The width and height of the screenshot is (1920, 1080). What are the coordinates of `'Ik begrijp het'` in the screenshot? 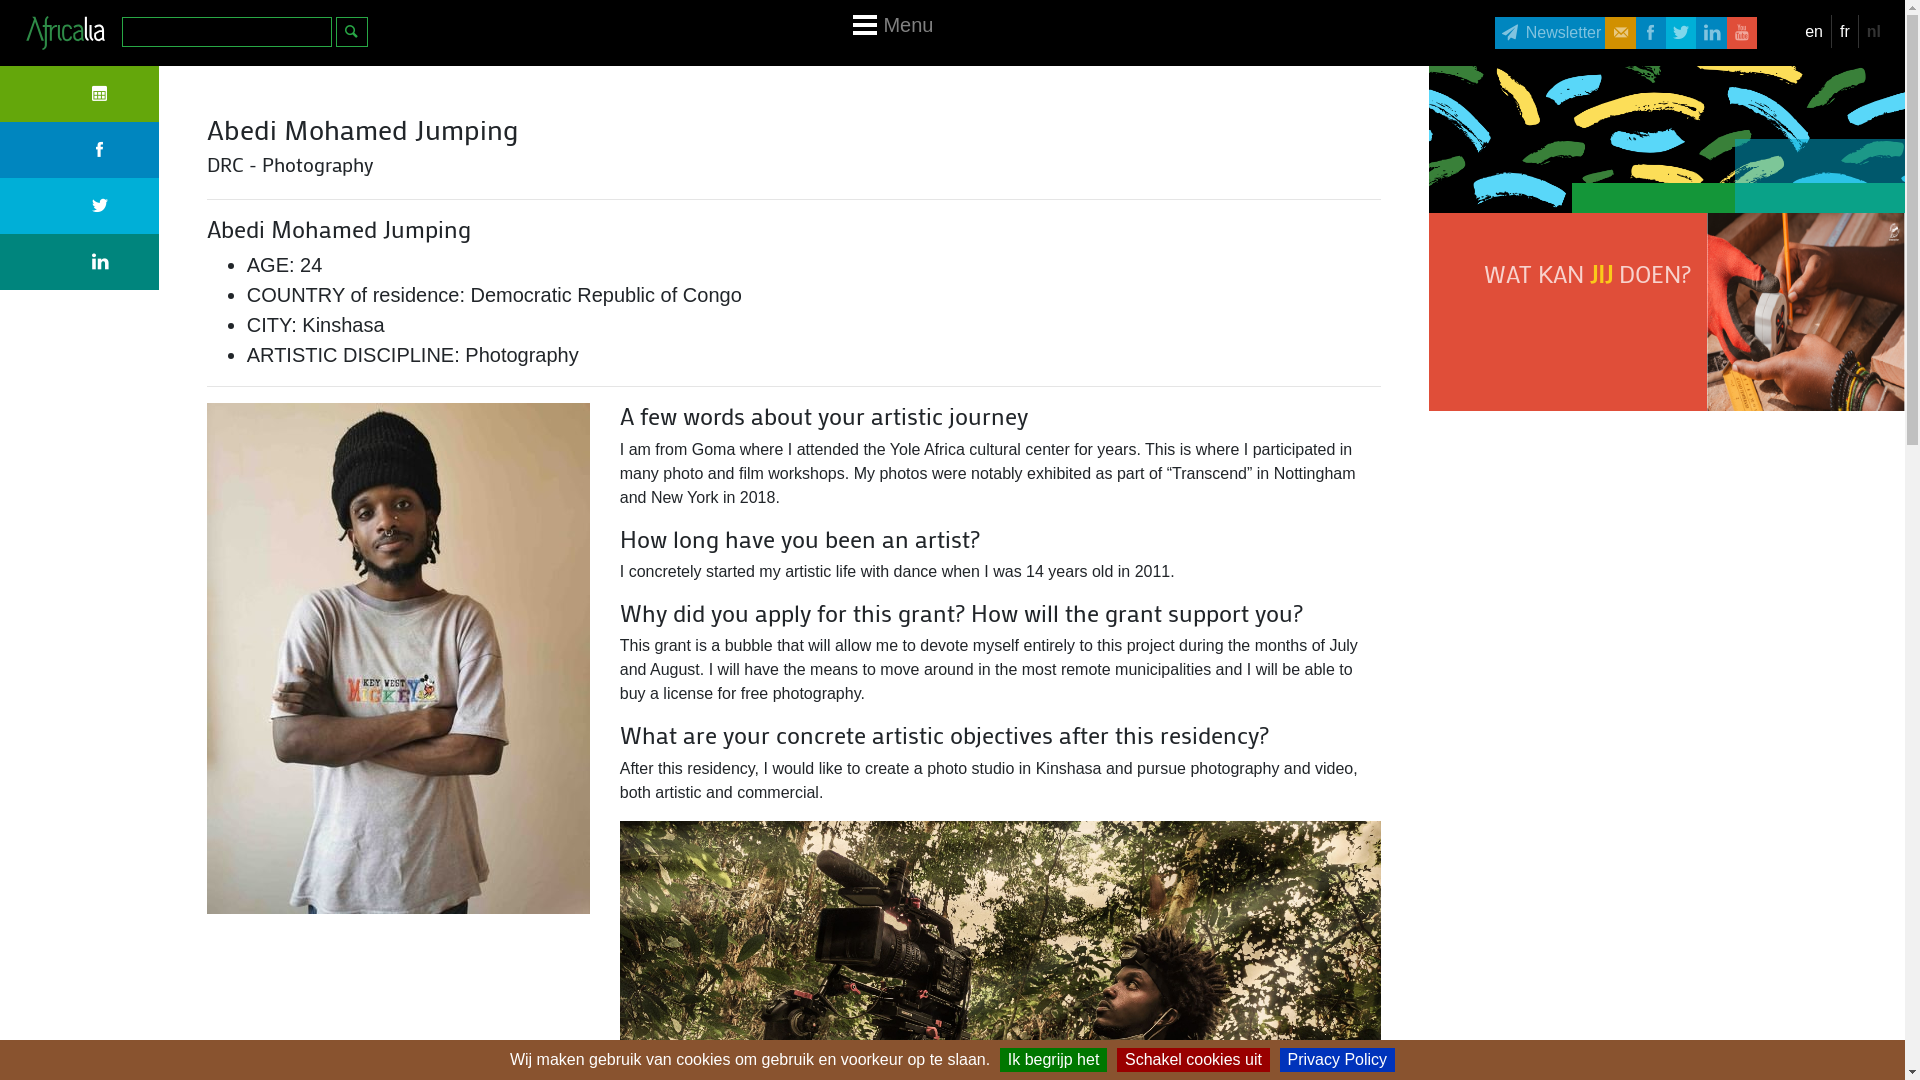 It's located at (1053, 1059).